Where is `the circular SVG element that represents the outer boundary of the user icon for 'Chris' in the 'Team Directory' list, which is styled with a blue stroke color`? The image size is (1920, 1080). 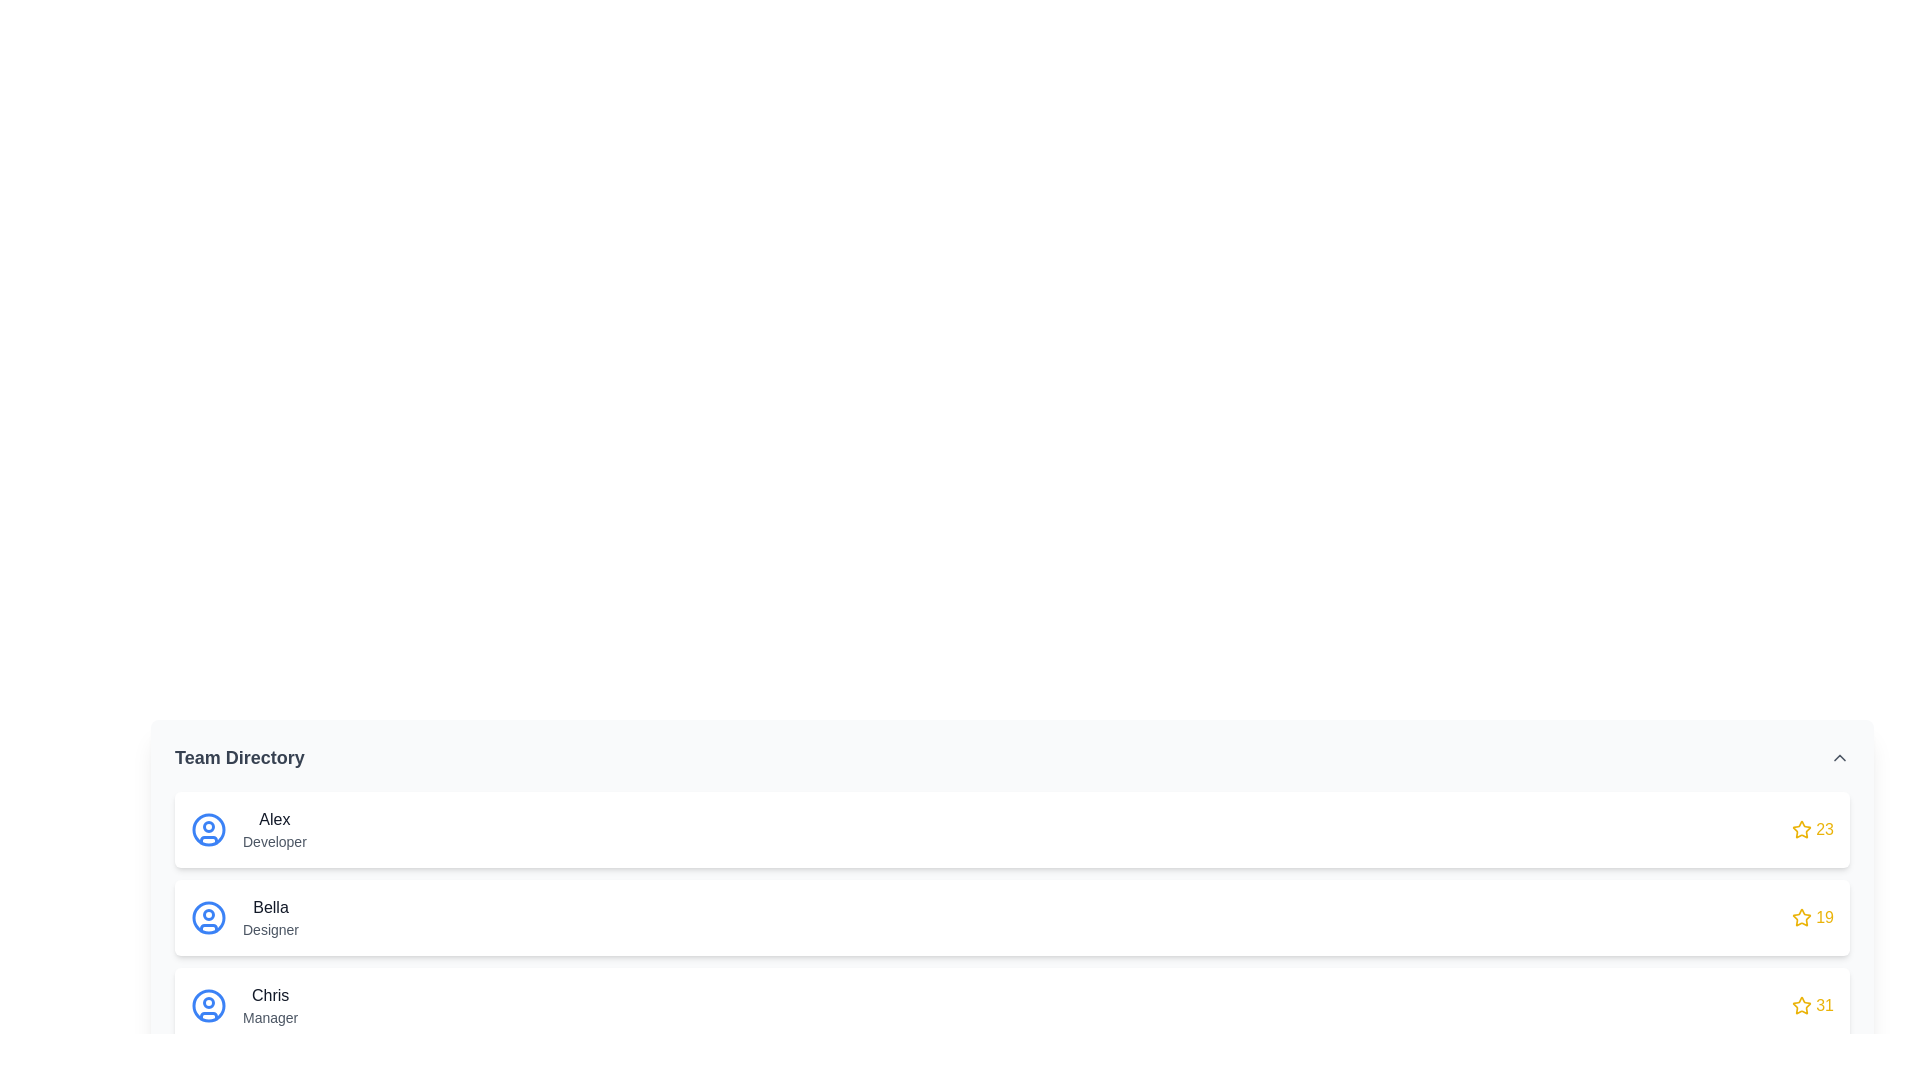
the circular SVG element that represents the outer boundary of the user icon for 'Chris' in the 'Team Directory' list, which is styled with a blue stroke color is located at coordinates (209, 1006).